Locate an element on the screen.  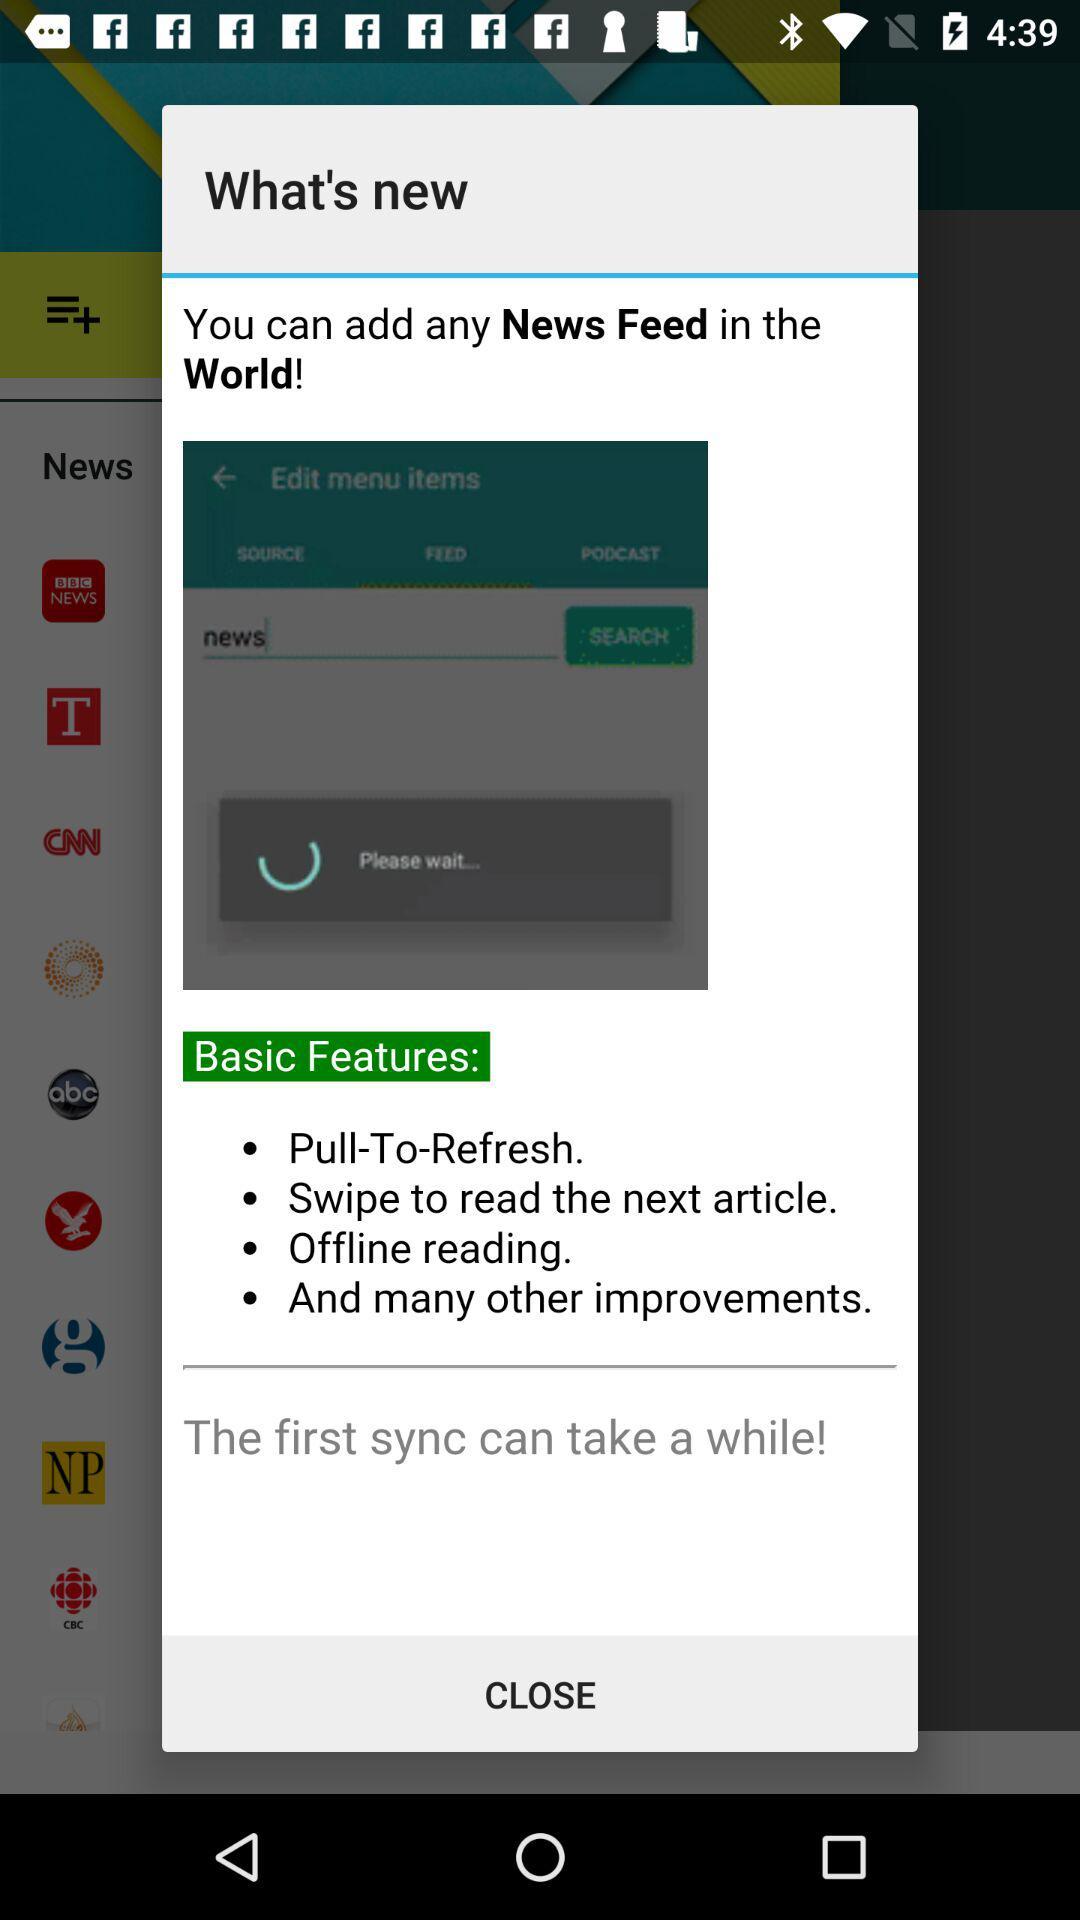
advertisement page is located at coordinates (540, 955).